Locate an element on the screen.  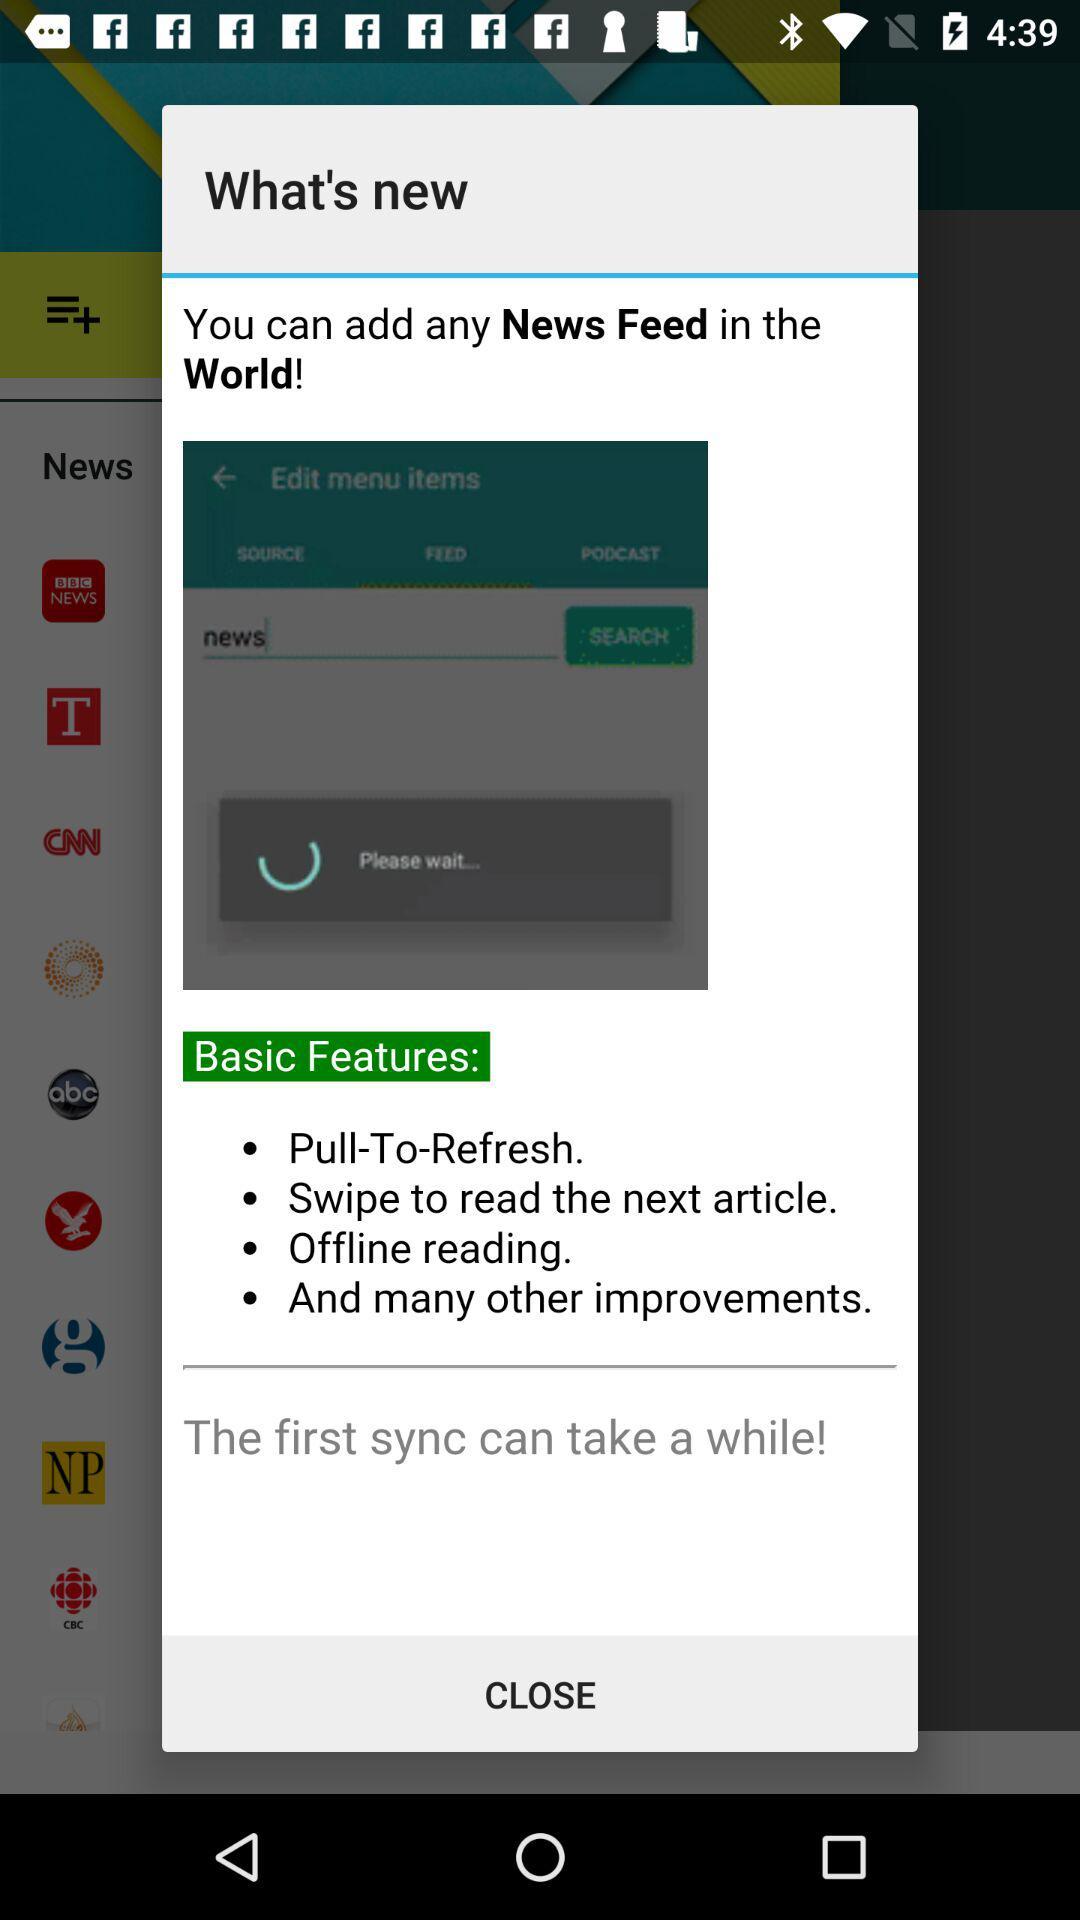
advertisement page is located at coordinates (540, 955).